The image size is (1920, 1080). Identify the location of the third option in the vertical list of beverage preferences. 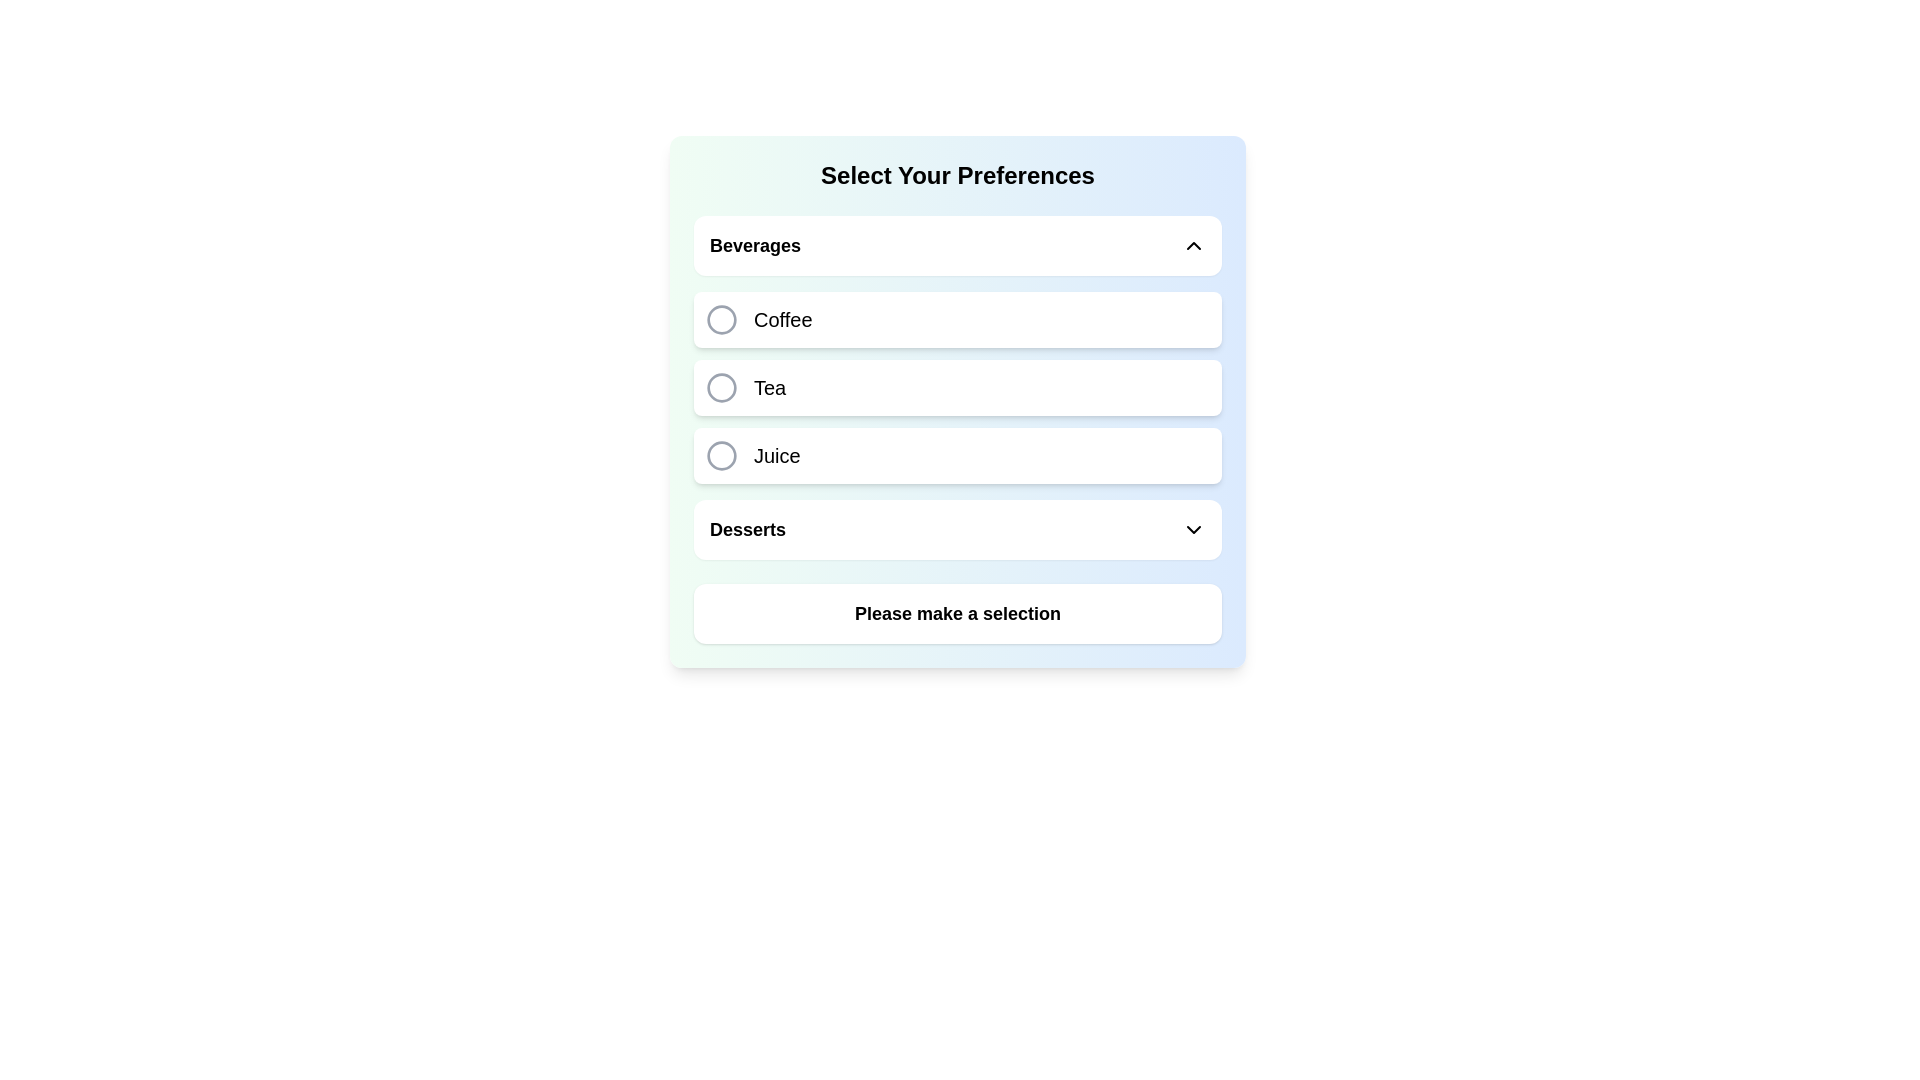
(957, 455).